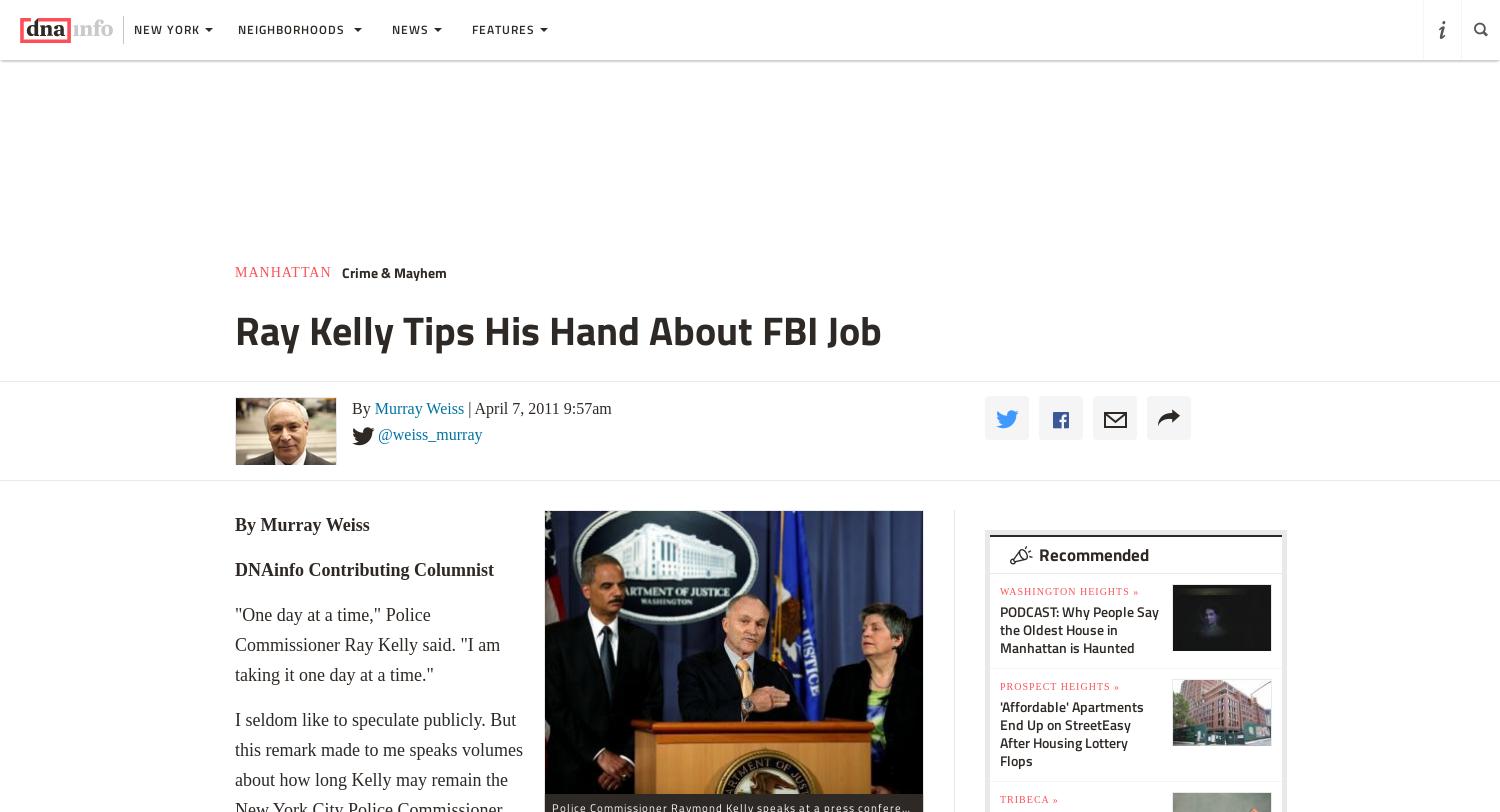 This screenshot has width=1500, height=812. What do you see at coordinates (1078, 628) in the screenshot?
I see `'PODCAST: Why People Say the Oldest House in Manhattan is Haunted'` at bounding box center [1078, 628].